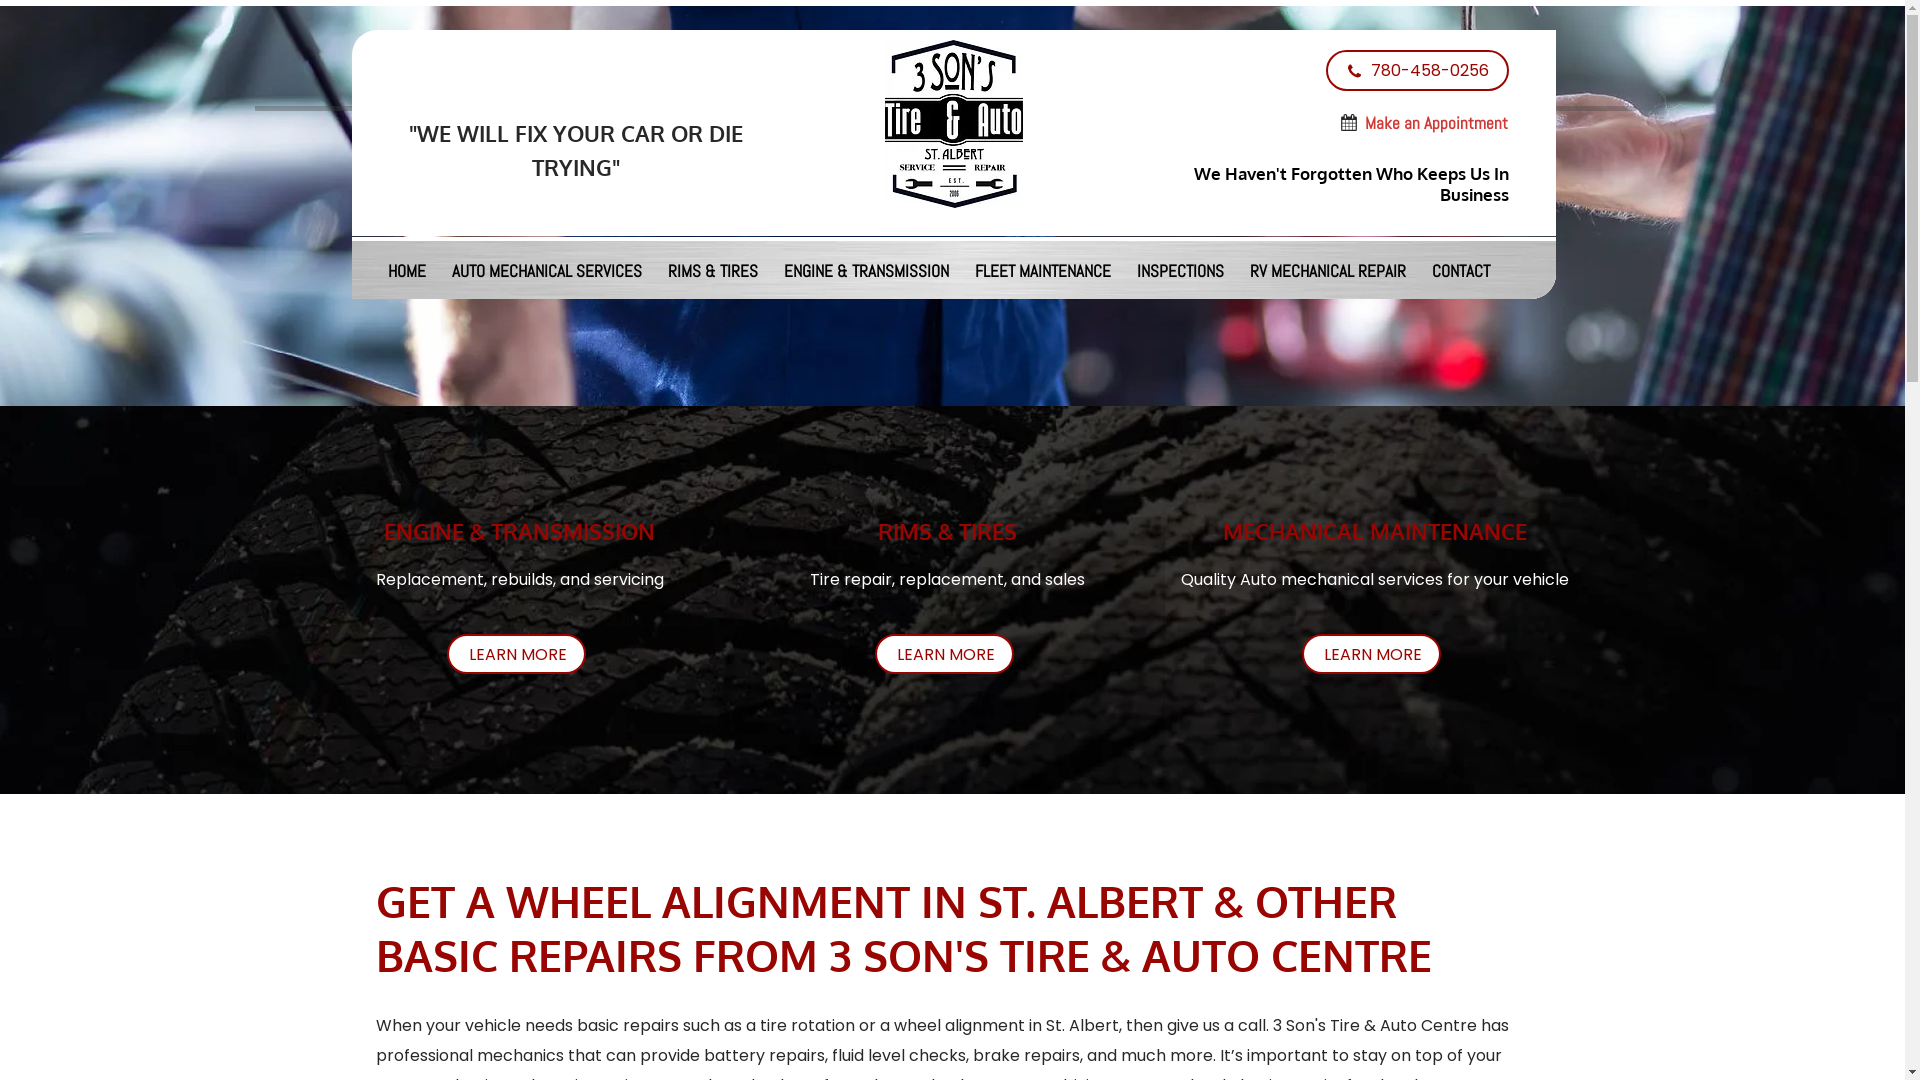 Image resolution: width=1920 pixels, height=1080 pixels. I want to click on 'LEARN MORE', so click(1370, 654).